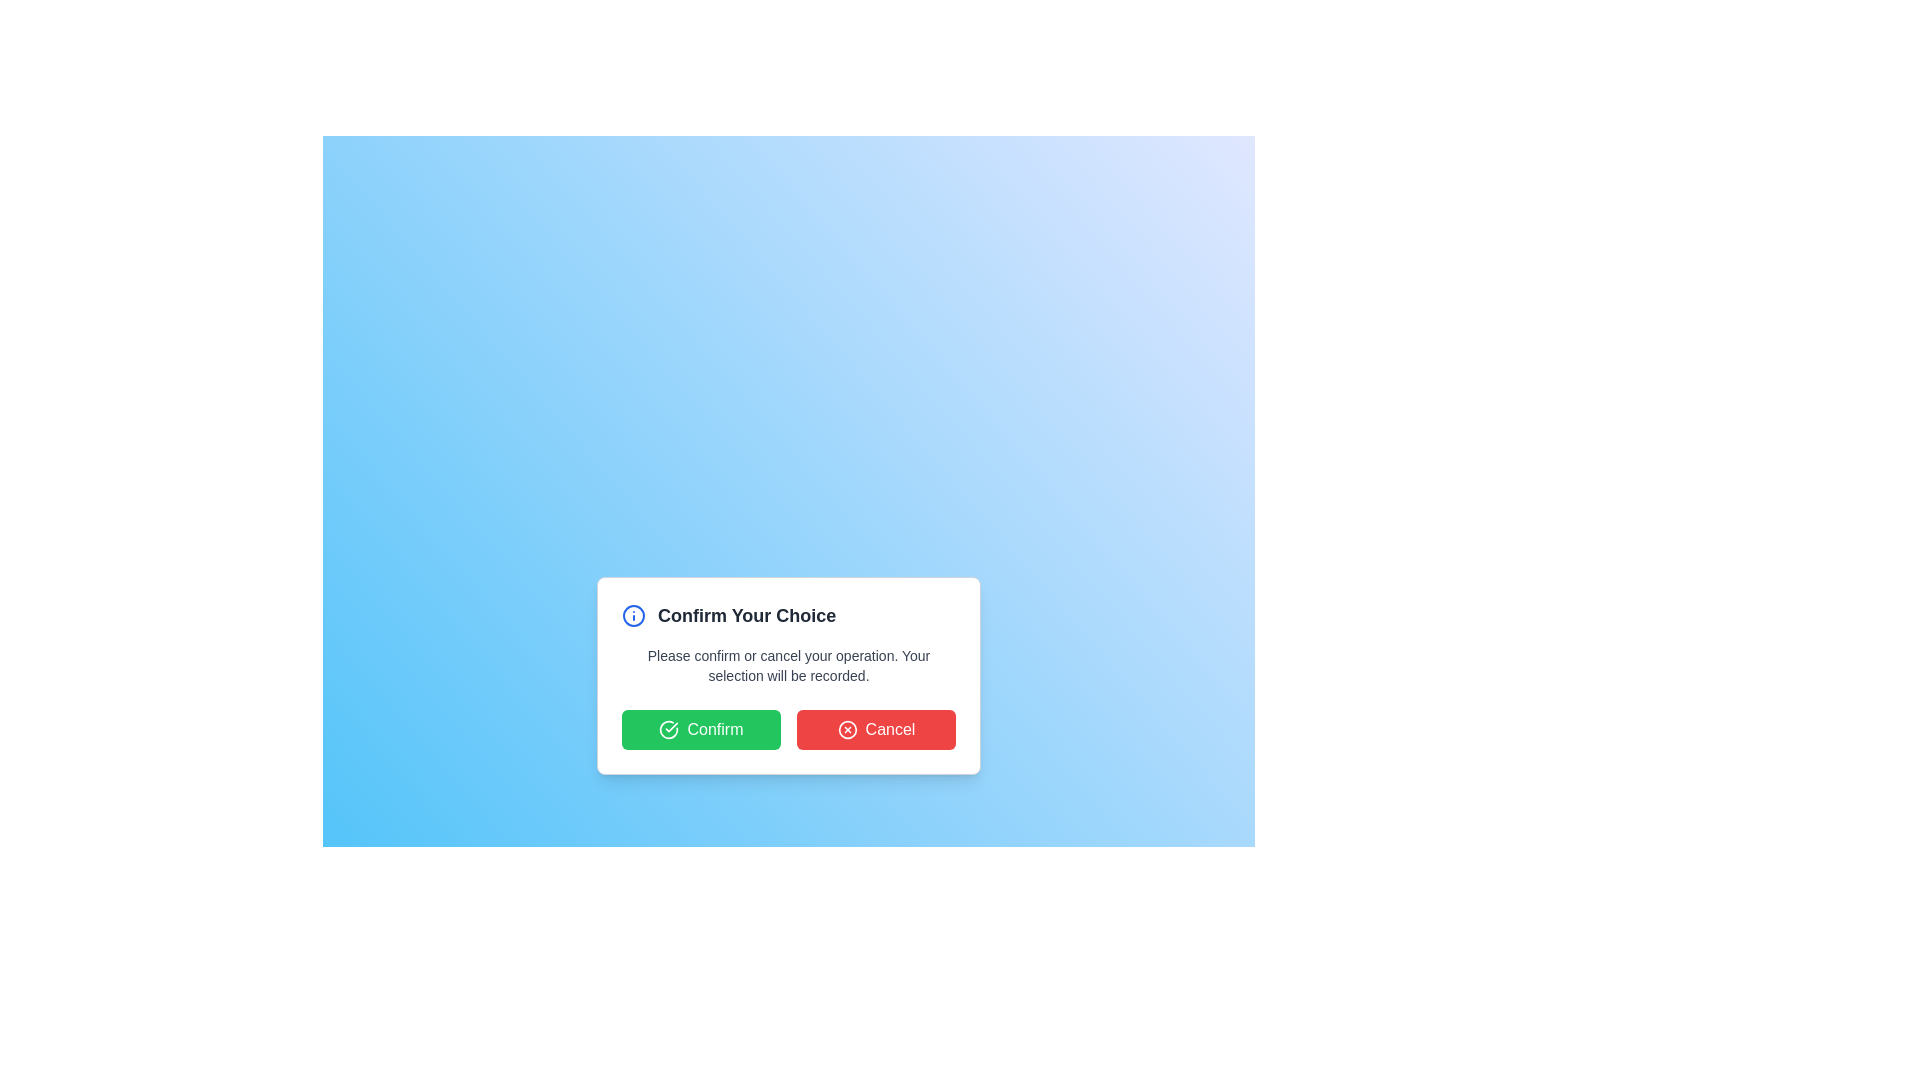 This screenshot has height=1080, width=1920. Describe the element at coordinates (632, 615) in the screenshot. I see `the circular component of the SVG graphic located within the informational icon to the left of the heading text 'Confirm Your Choice' inside a modal dialog` at that location.